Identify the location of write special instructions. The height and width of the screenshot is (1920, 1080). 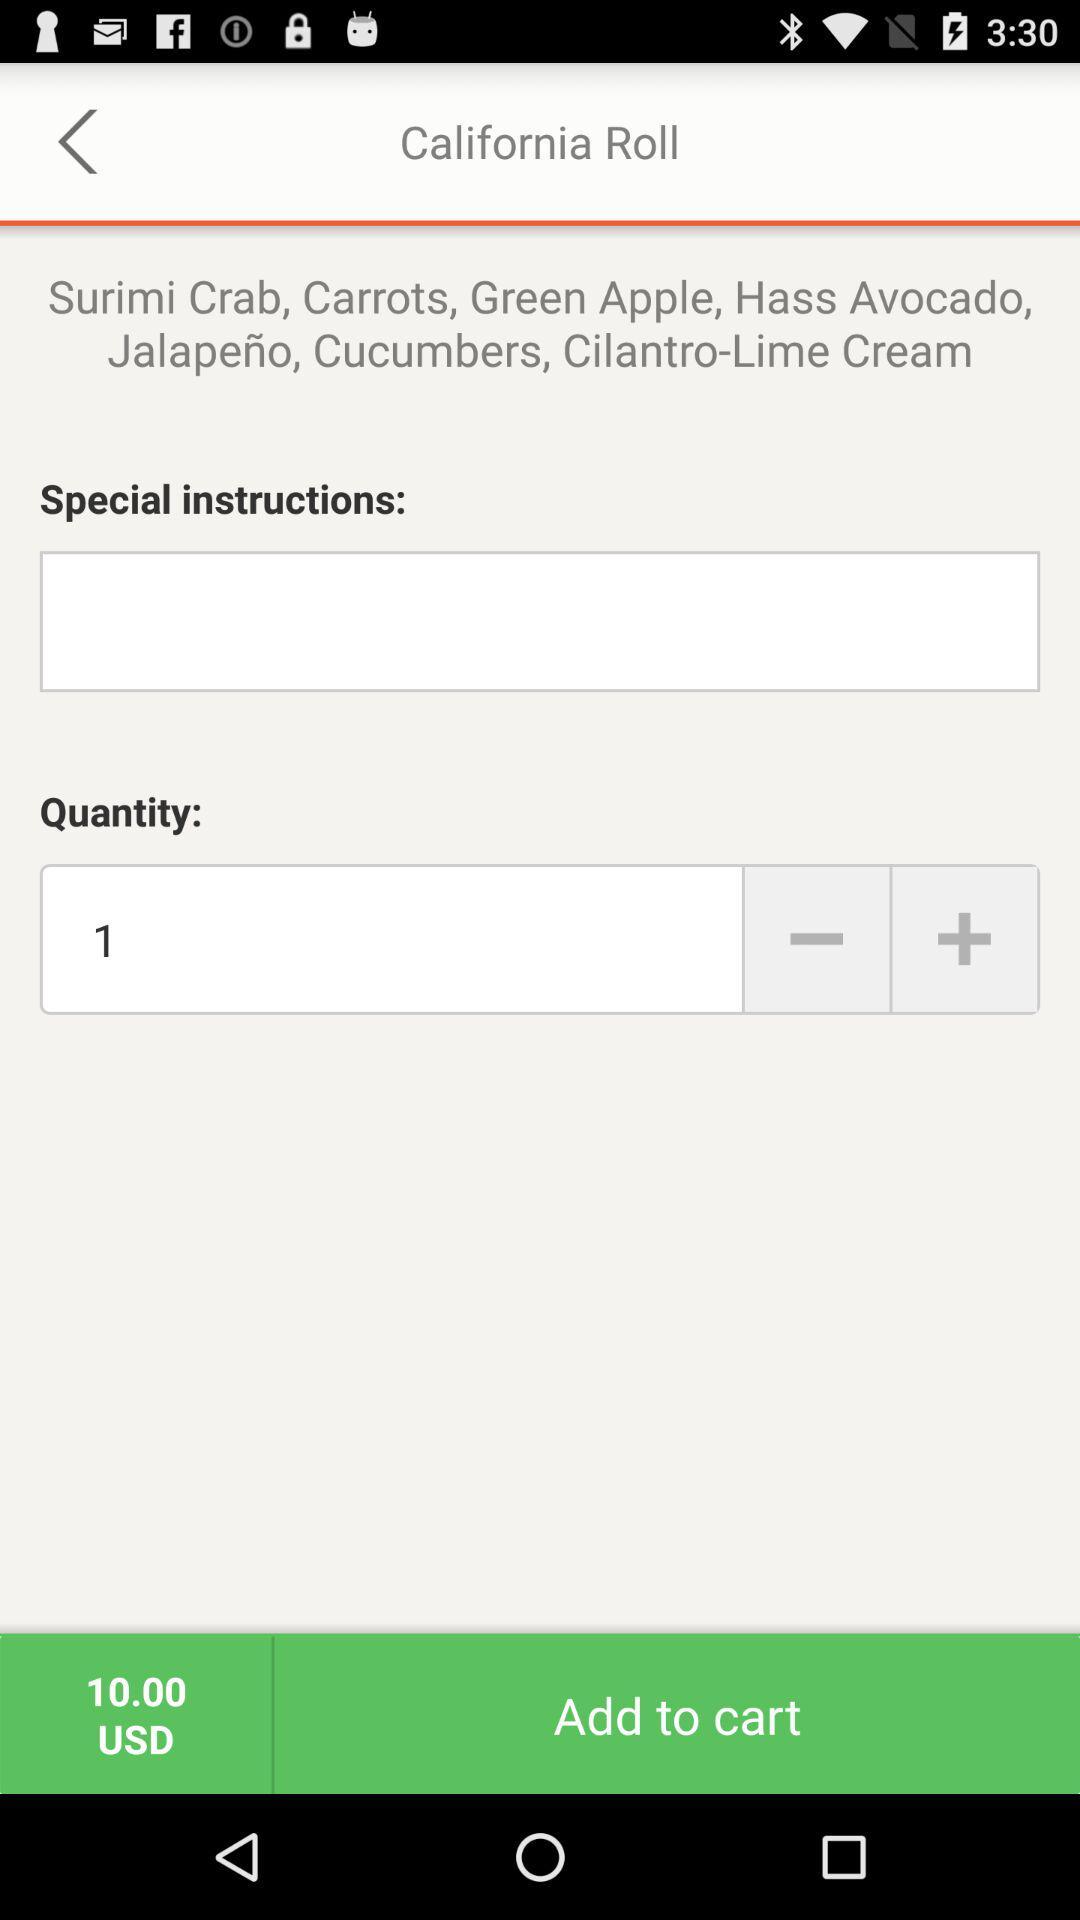
(540, 620).